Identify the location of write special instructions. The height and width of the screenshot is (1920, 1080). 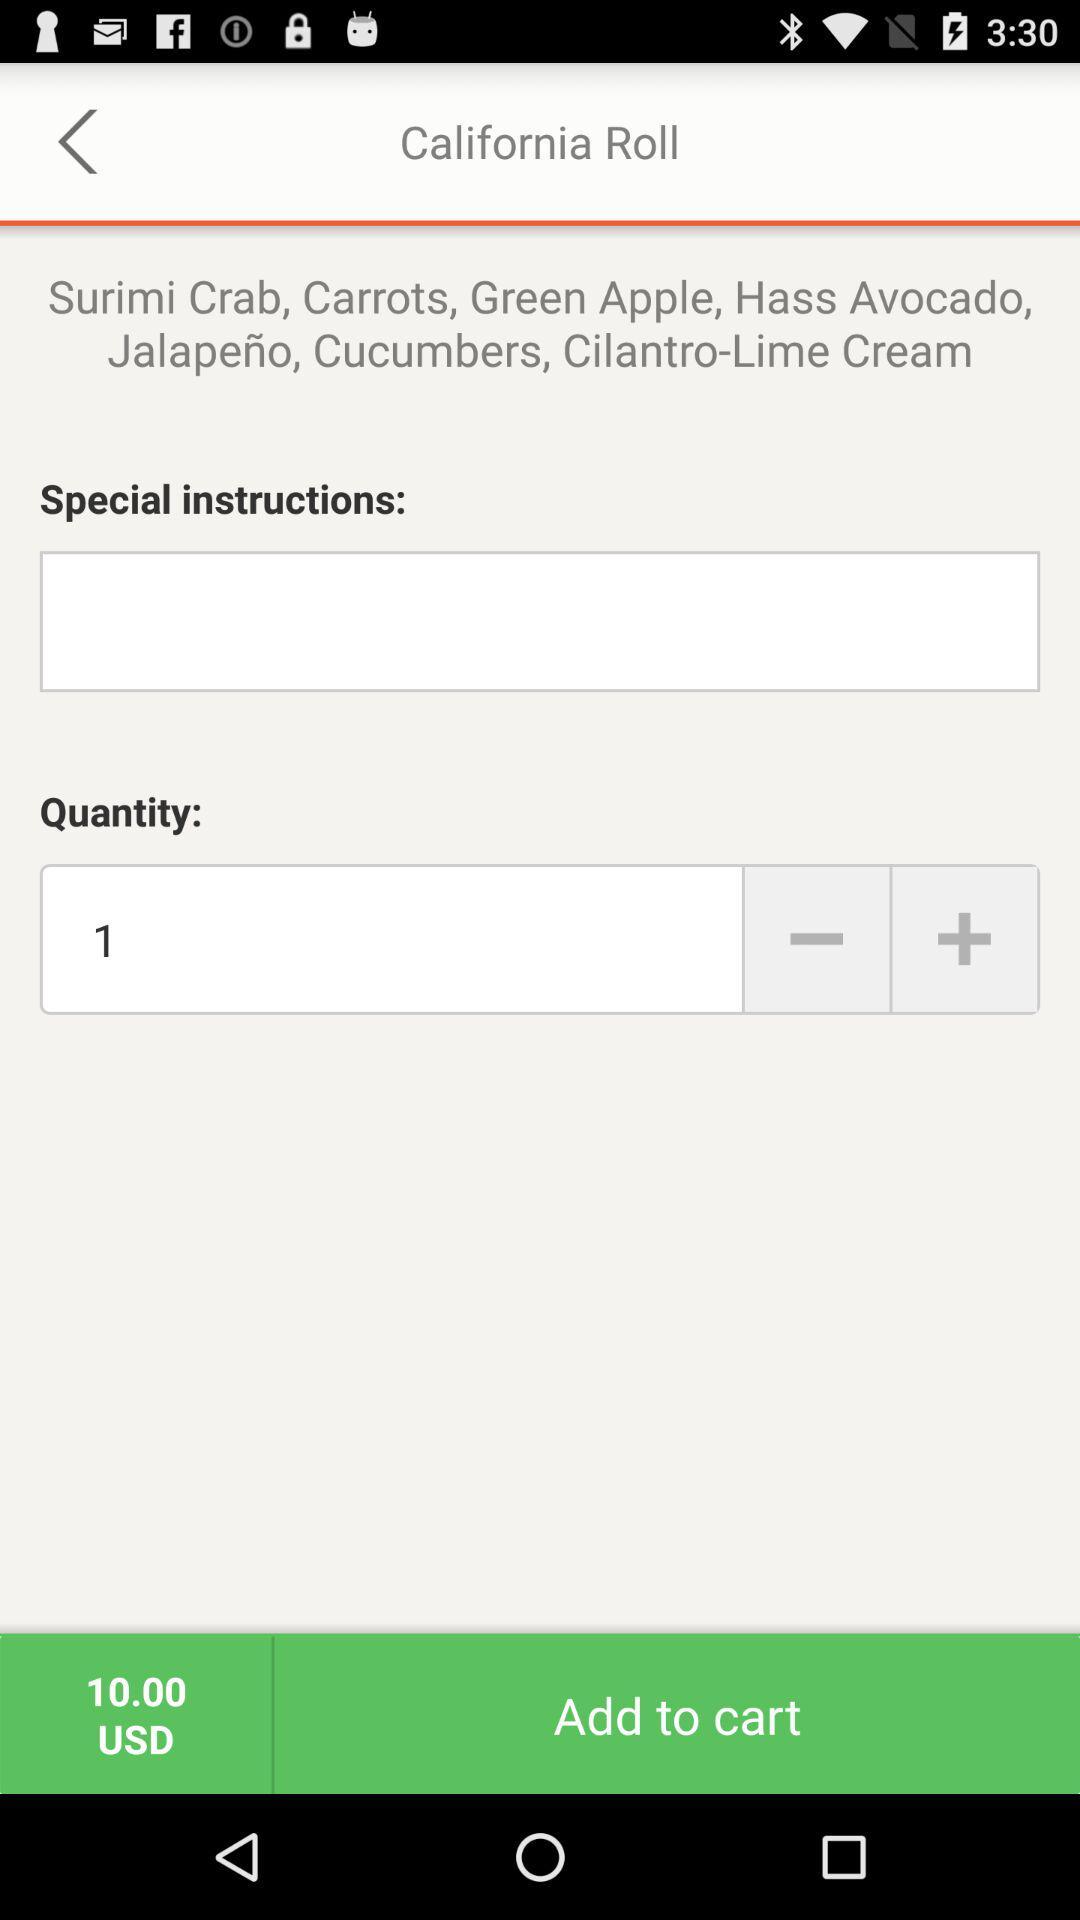
(540, 620).